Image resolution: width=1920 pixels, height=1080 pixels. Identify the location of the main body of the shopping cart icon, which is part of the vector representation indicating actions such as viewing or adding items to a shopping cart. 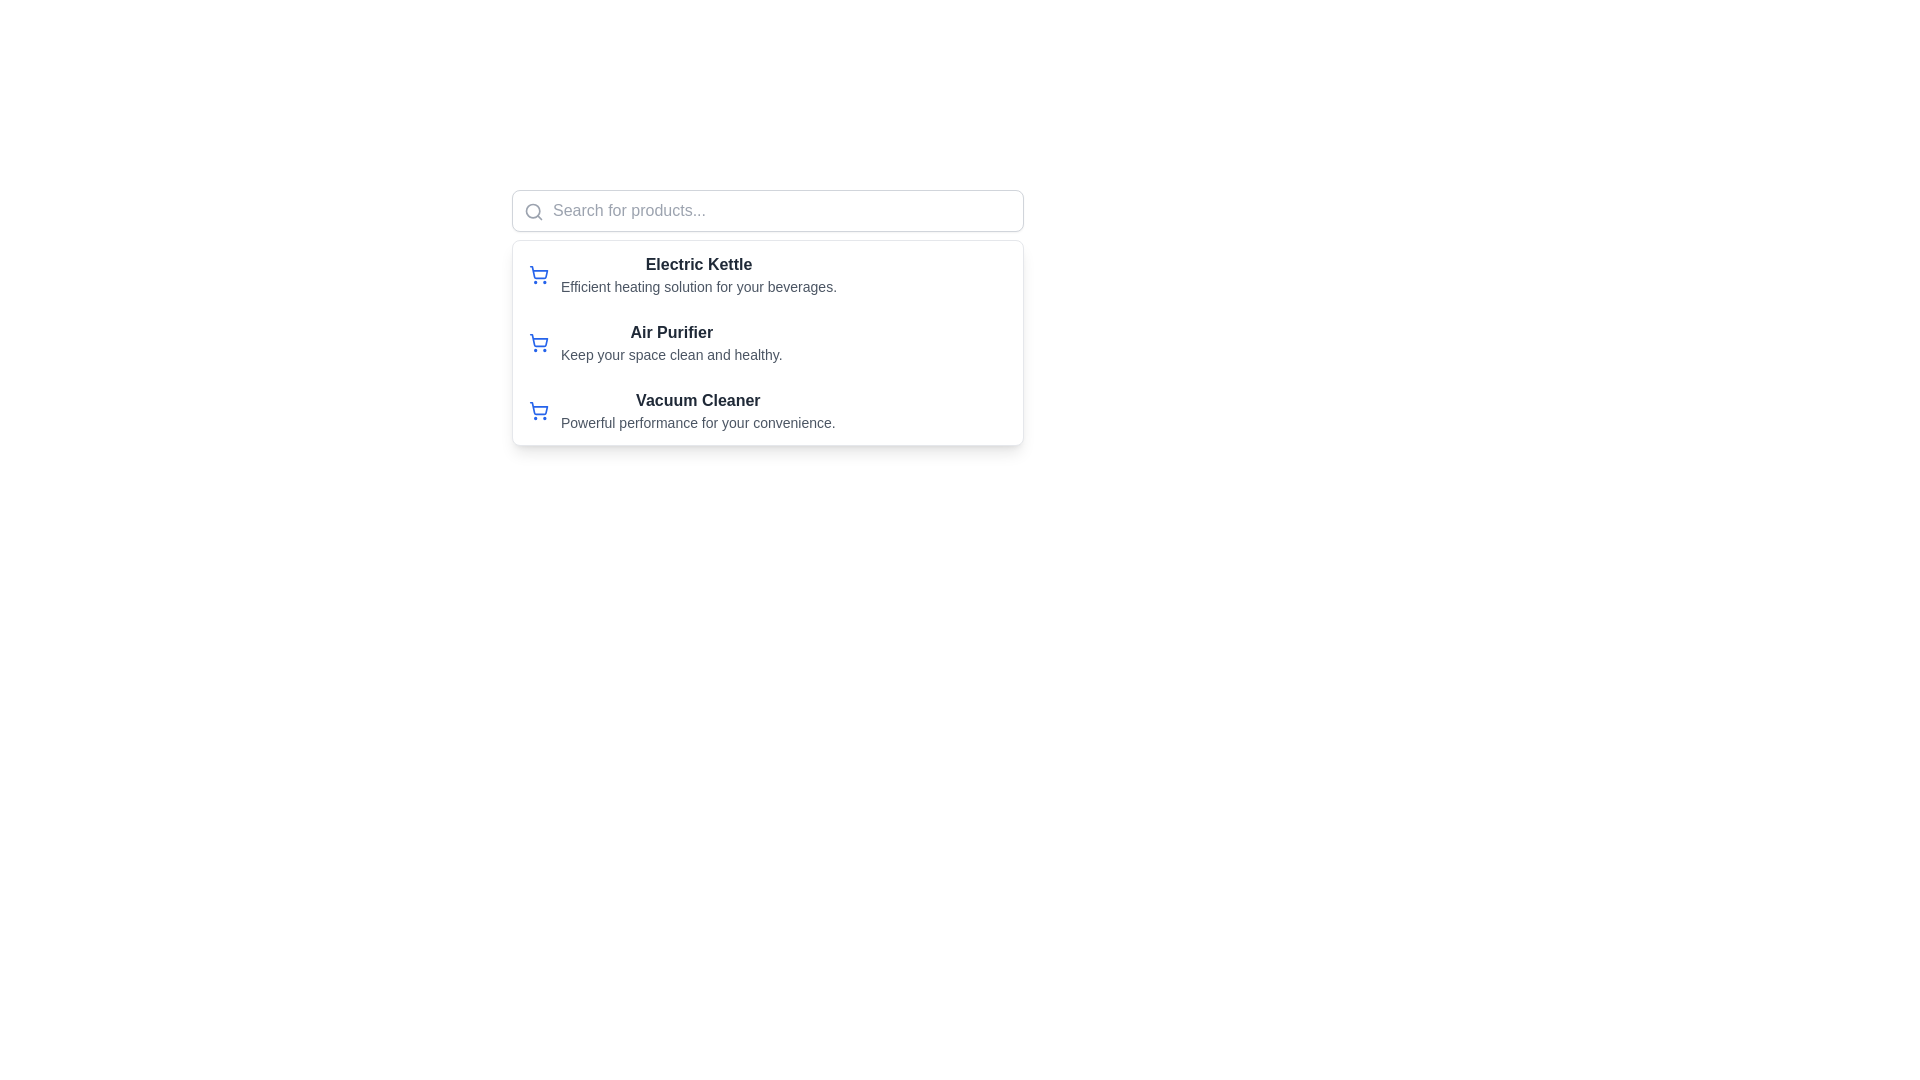
(539, 272).